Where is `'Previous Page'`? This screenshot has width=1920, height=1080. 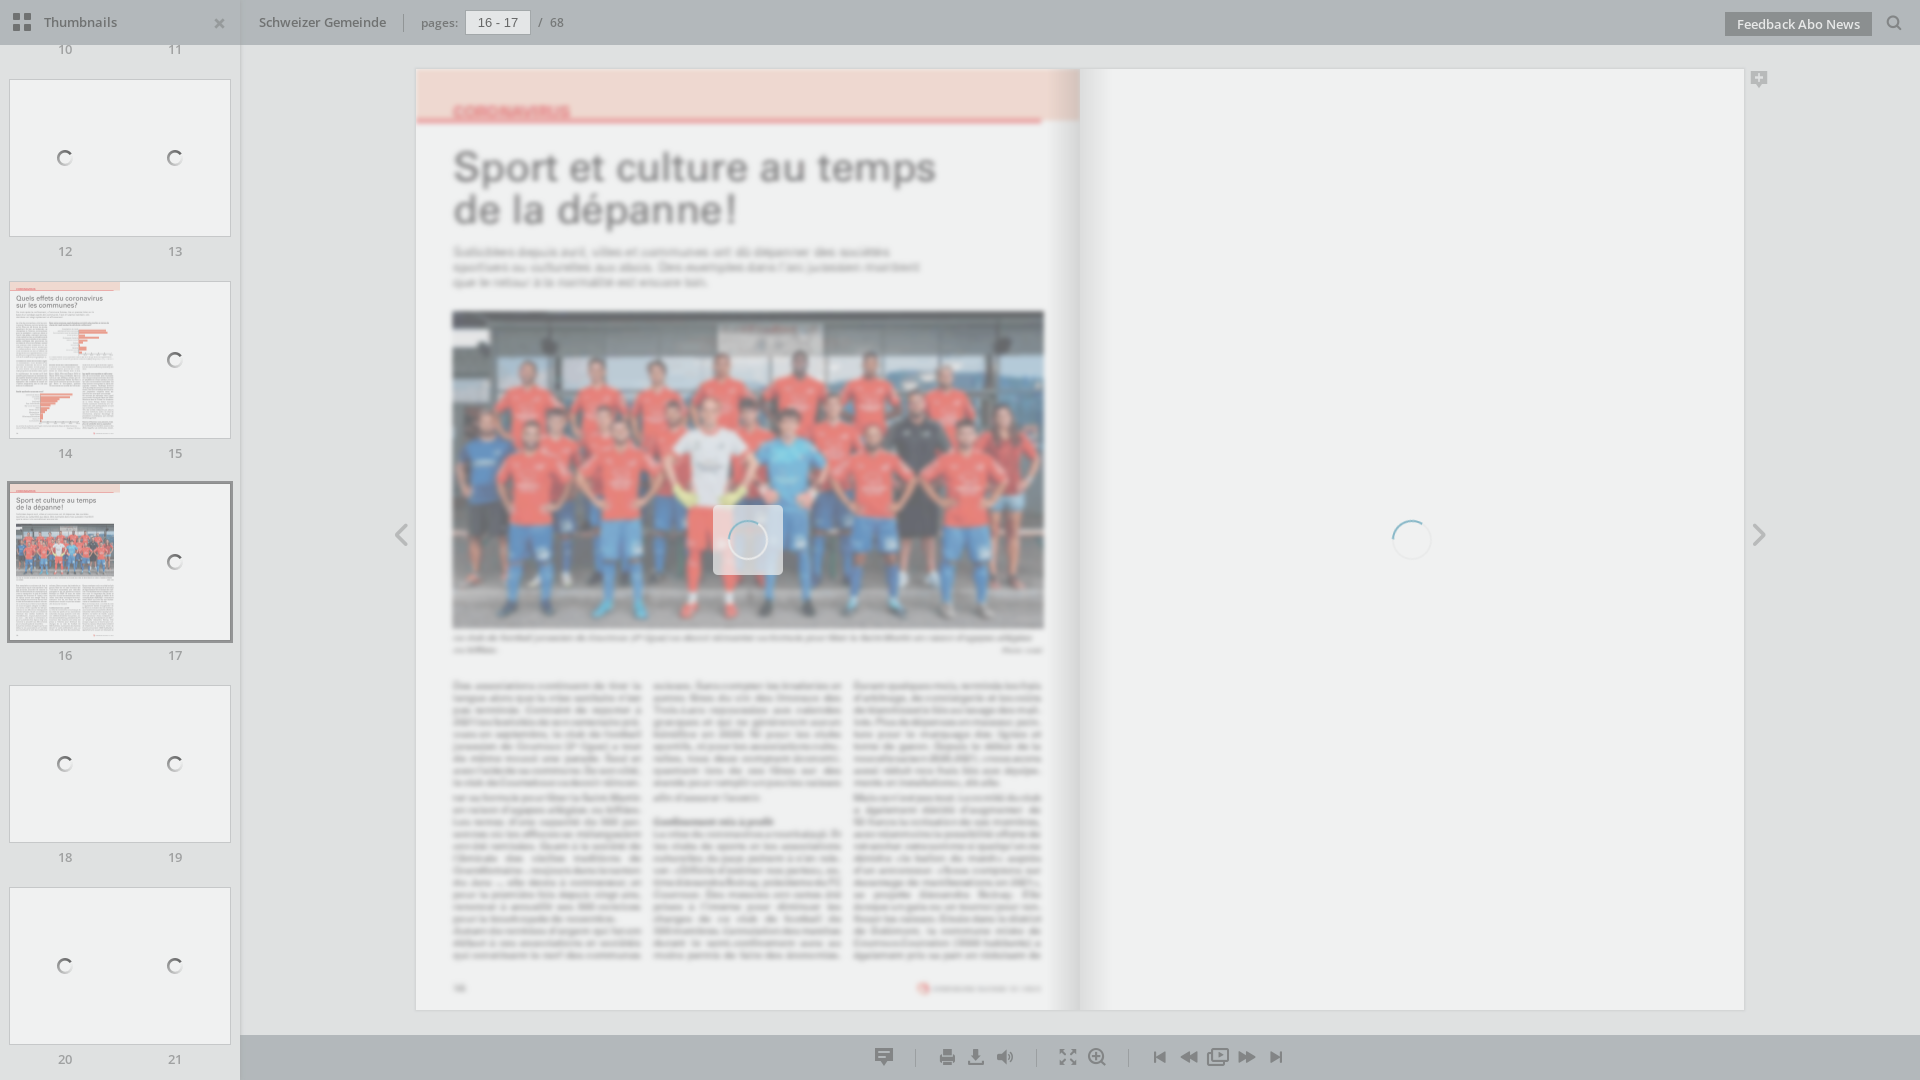
'Previous Page' is located at coordinates (400, 536).